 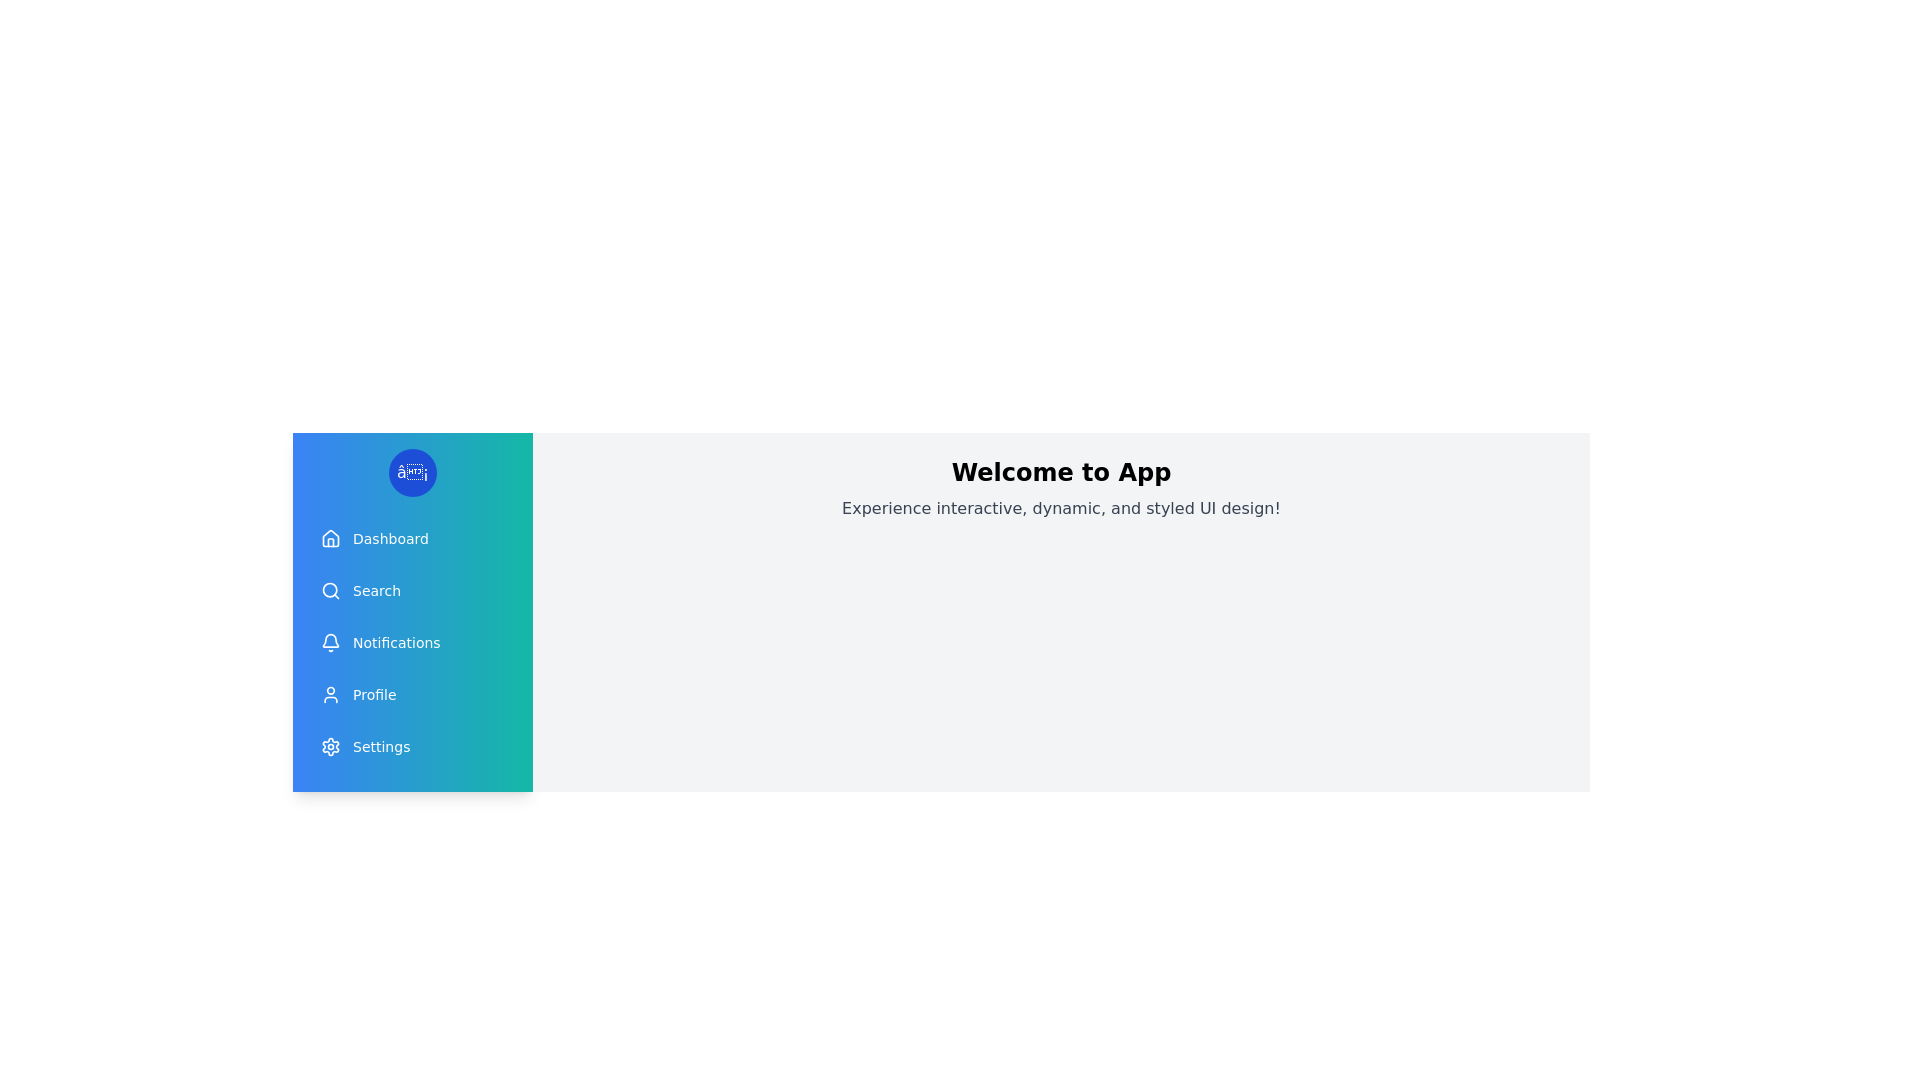 I want to click on the menu item Dashboard to observe its hover effect, so click(x=411, y=538).